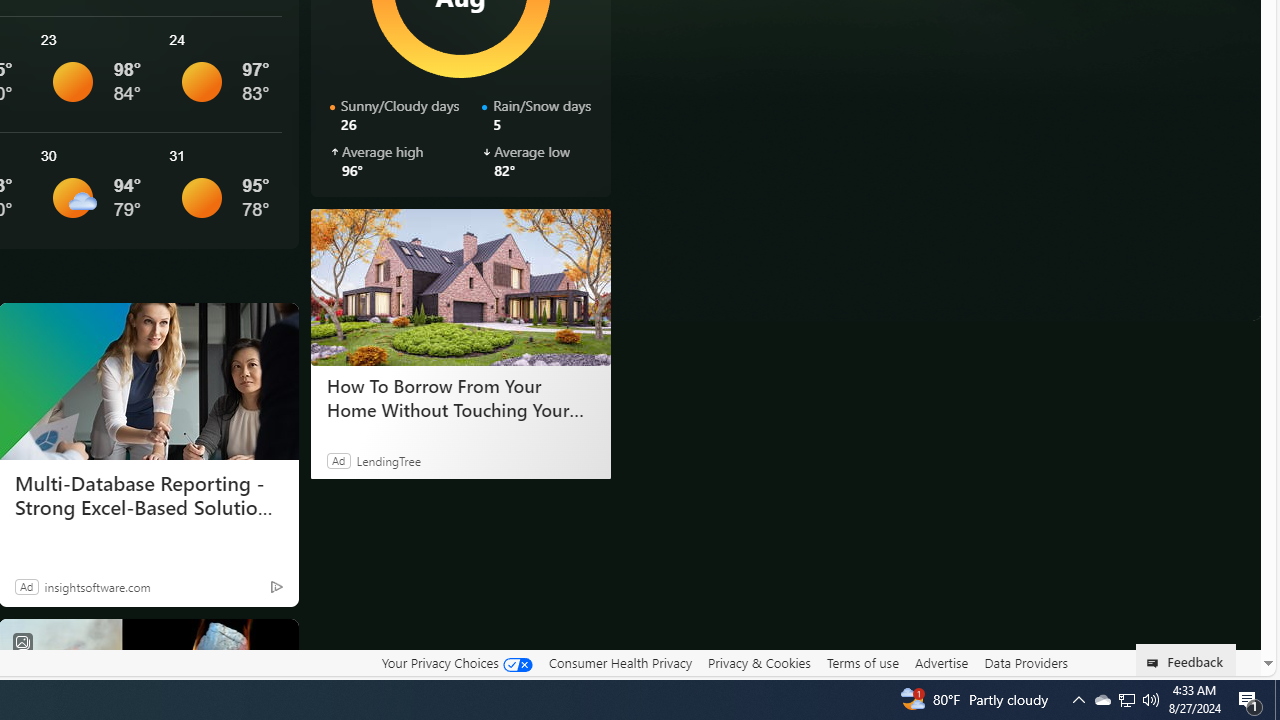 The height and width of the screenshot is (720, 1280). What do you see at coordinates (1156, 663) in the screenshot?
I see `'Class: feedback_link_icon-DS-EntryPoint1-1'` at bounding box center [1156, 663].